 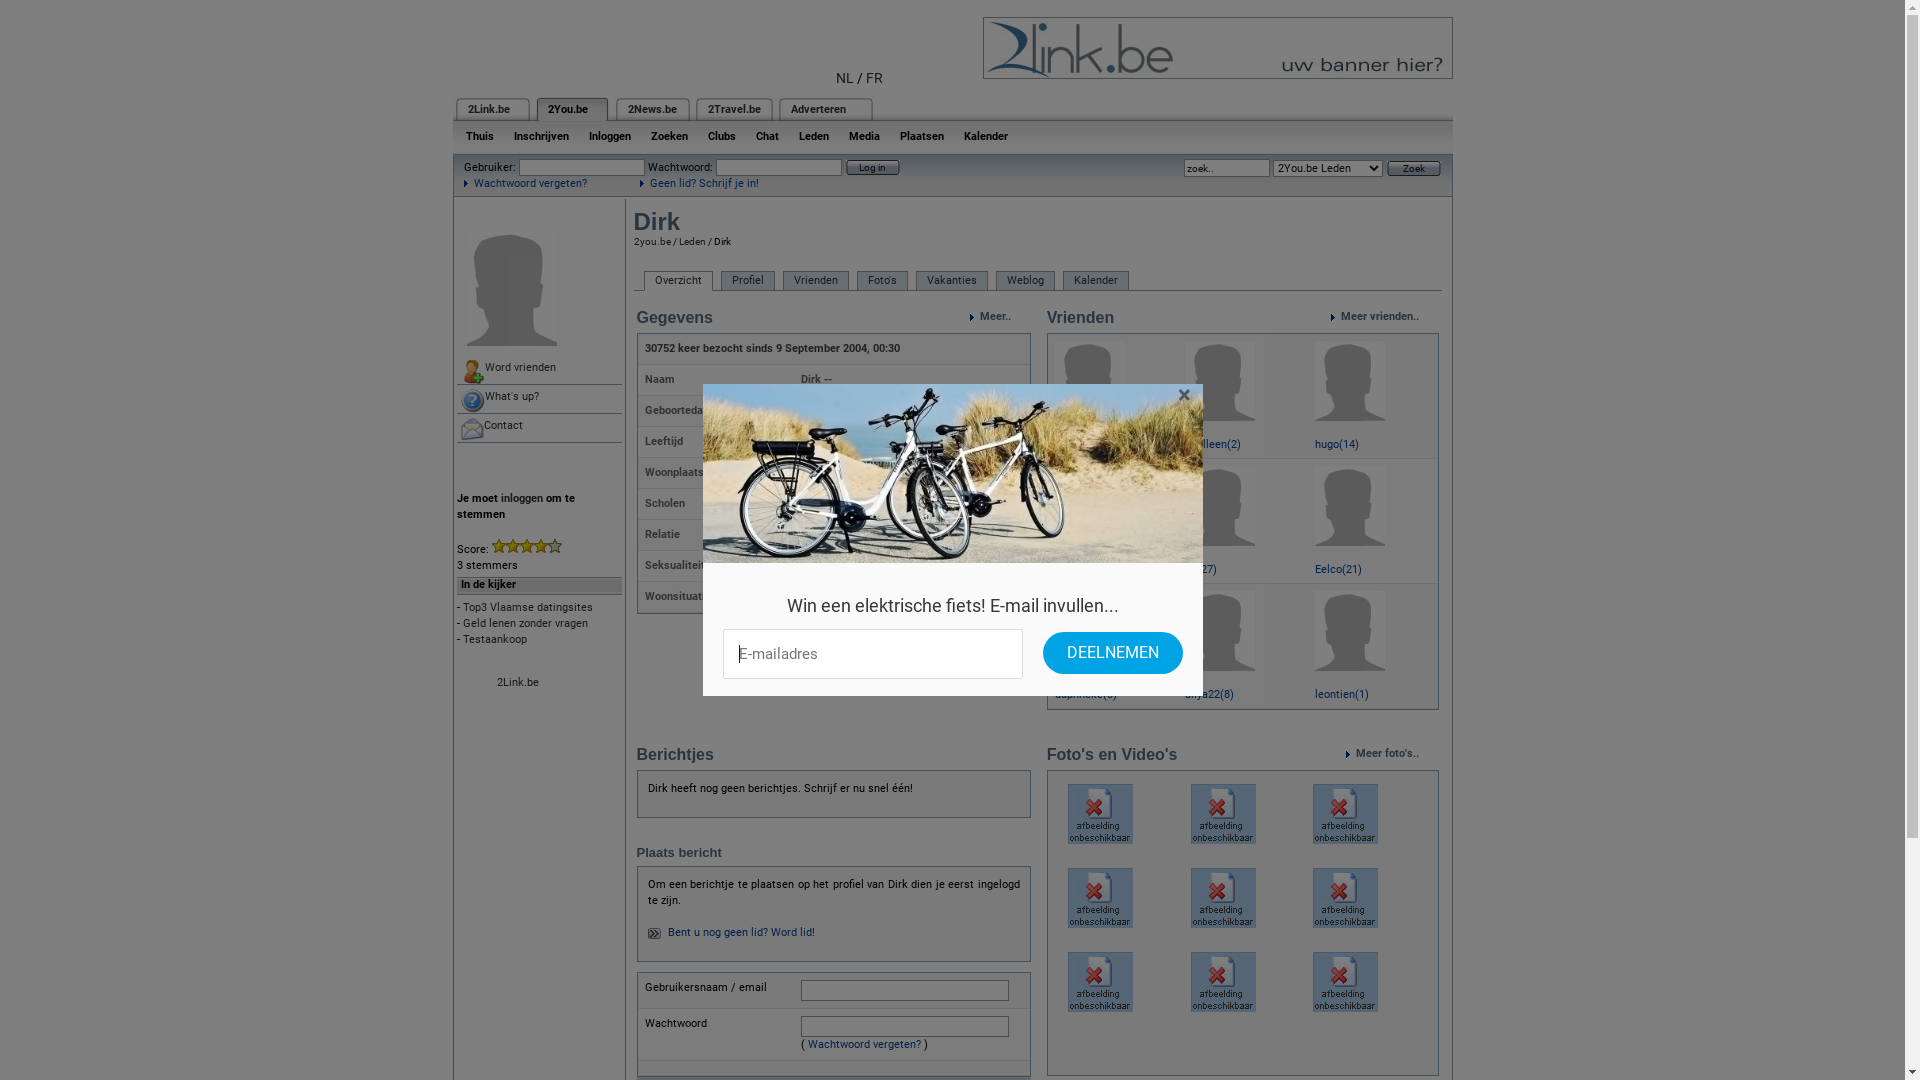 What do you see at coordinates (746, 281) in the screenshot?
I see `'Profiel'` at bounding box center [746, 281].